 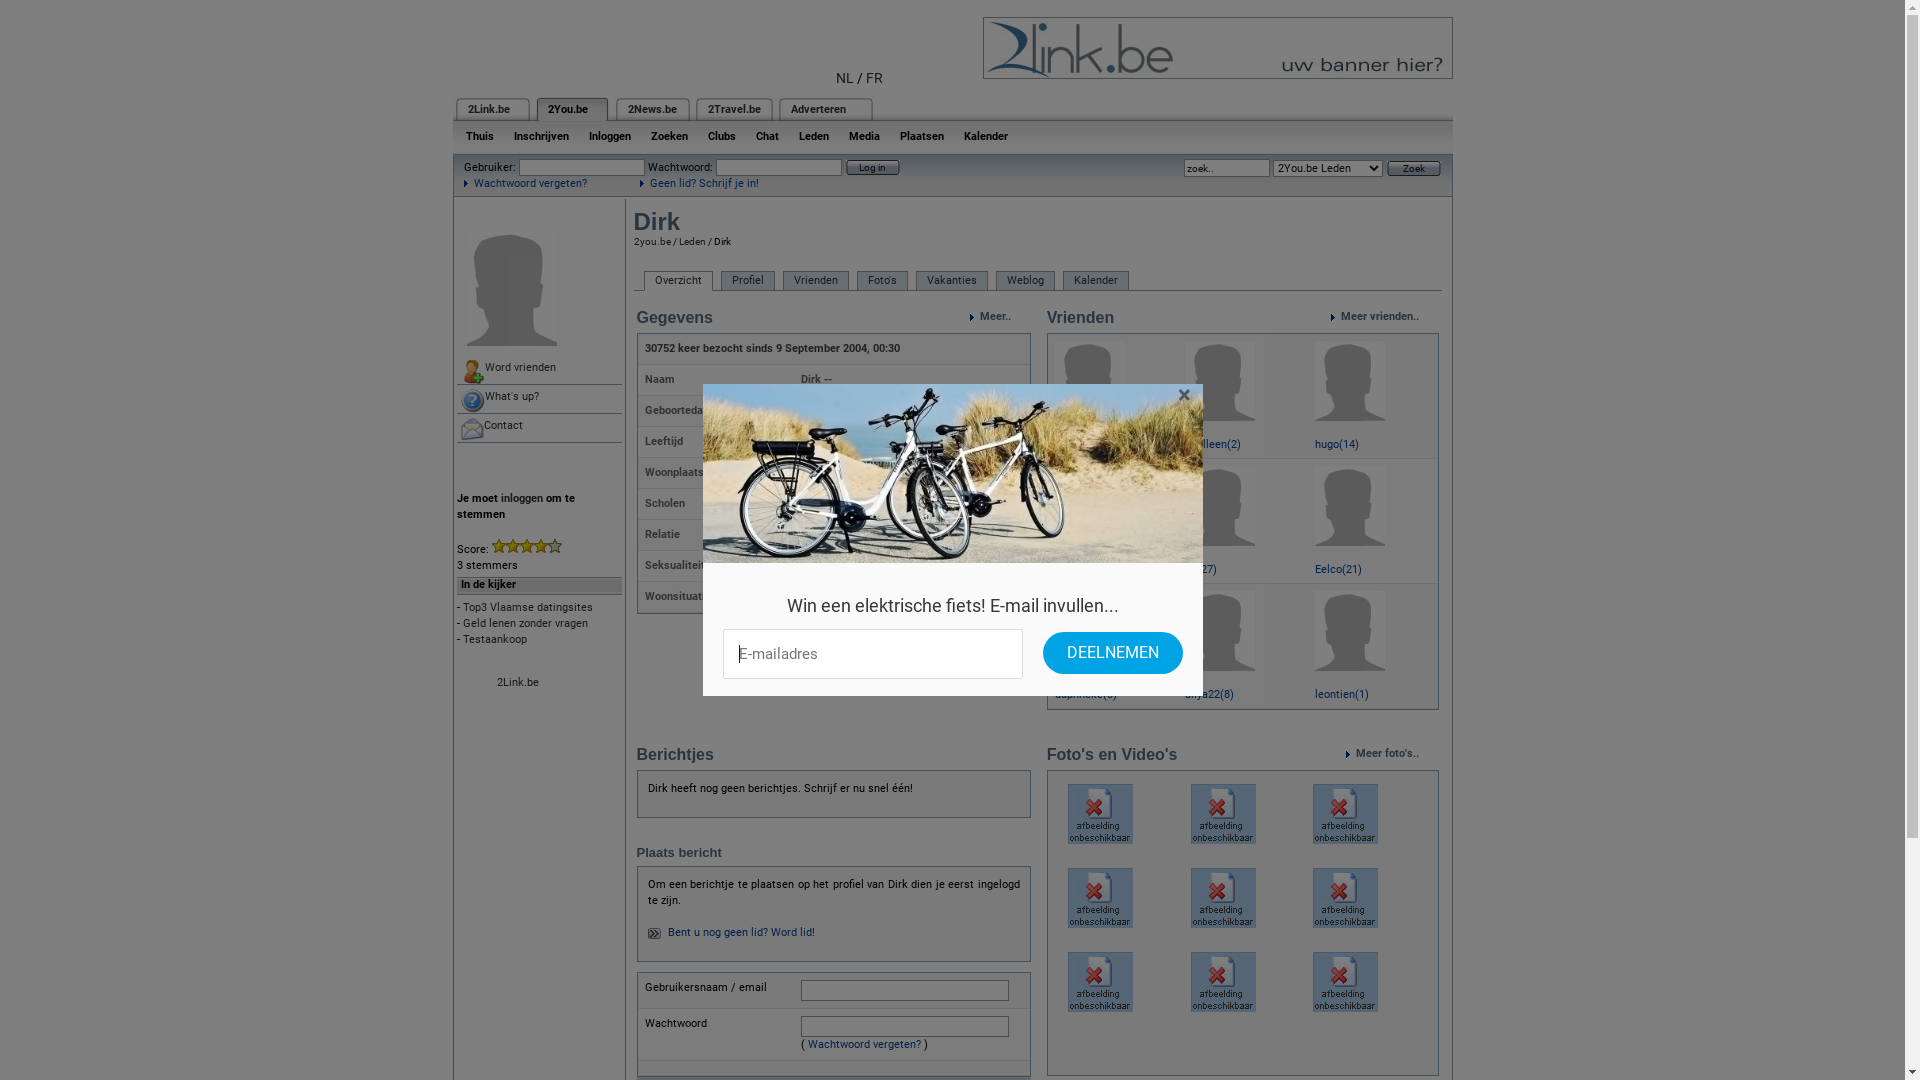 What do you see at coordinates (746, 281) in the screenshot?
I see `'Profiel'` at bounding box center [746, 281].